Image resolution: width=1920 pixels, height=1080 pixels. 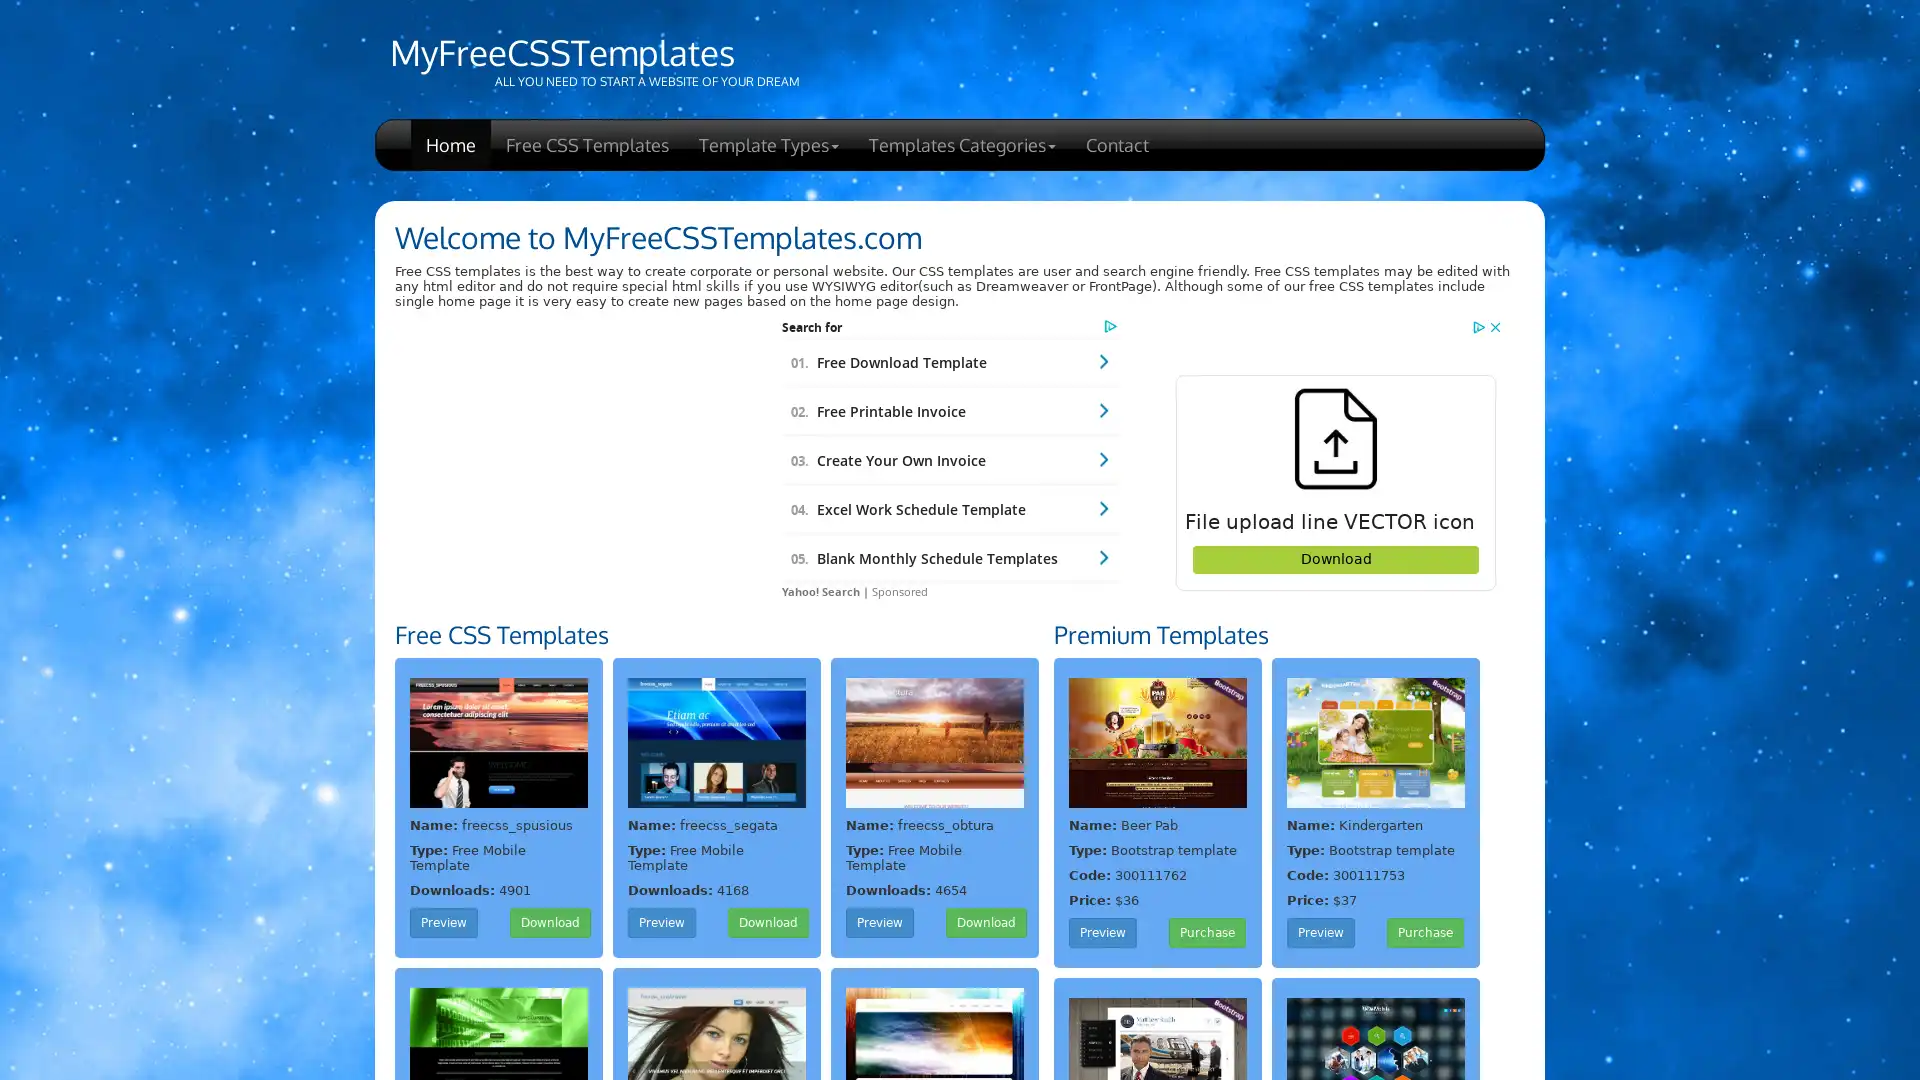 I want to click on Download, so click(x=550, y=922).